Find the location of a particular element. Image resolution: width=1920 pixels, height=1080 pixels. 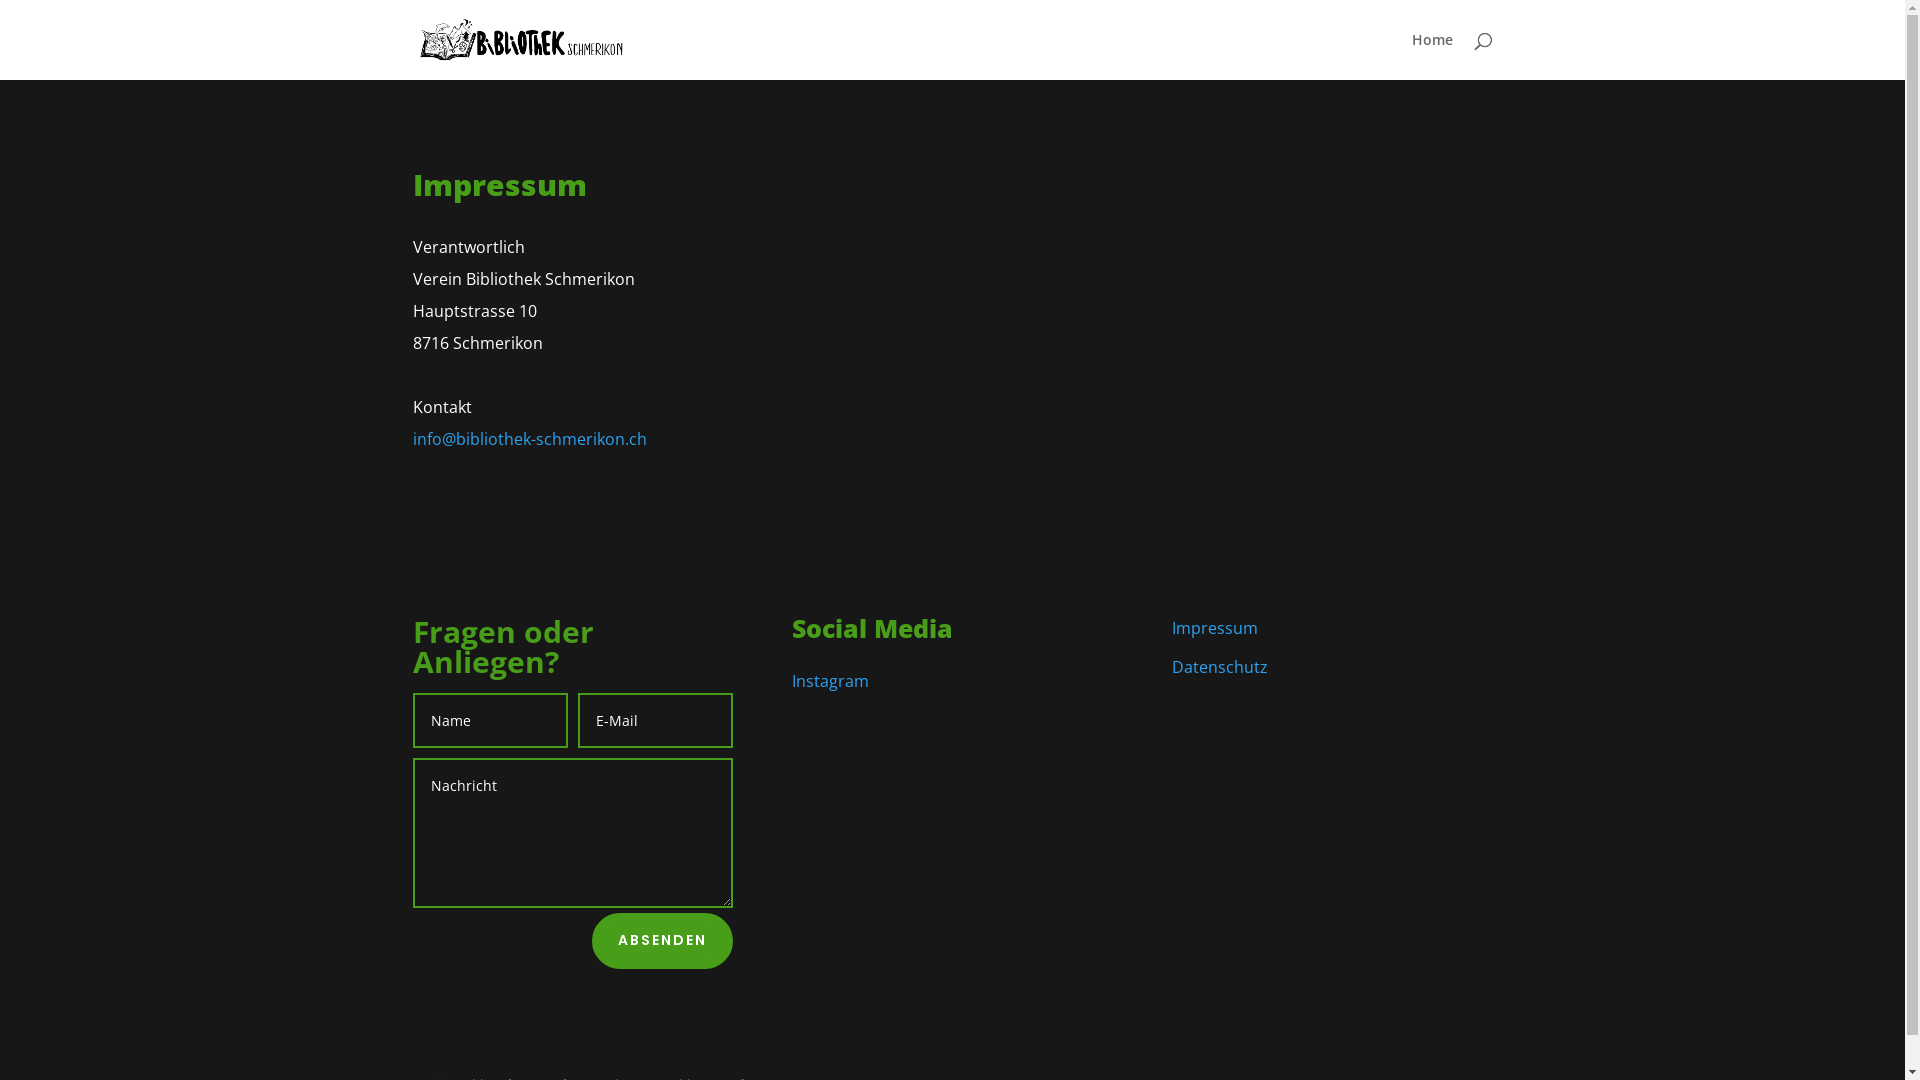

'info@bibliothek-schmerikon.ch' is located at coordinates (528, 438).